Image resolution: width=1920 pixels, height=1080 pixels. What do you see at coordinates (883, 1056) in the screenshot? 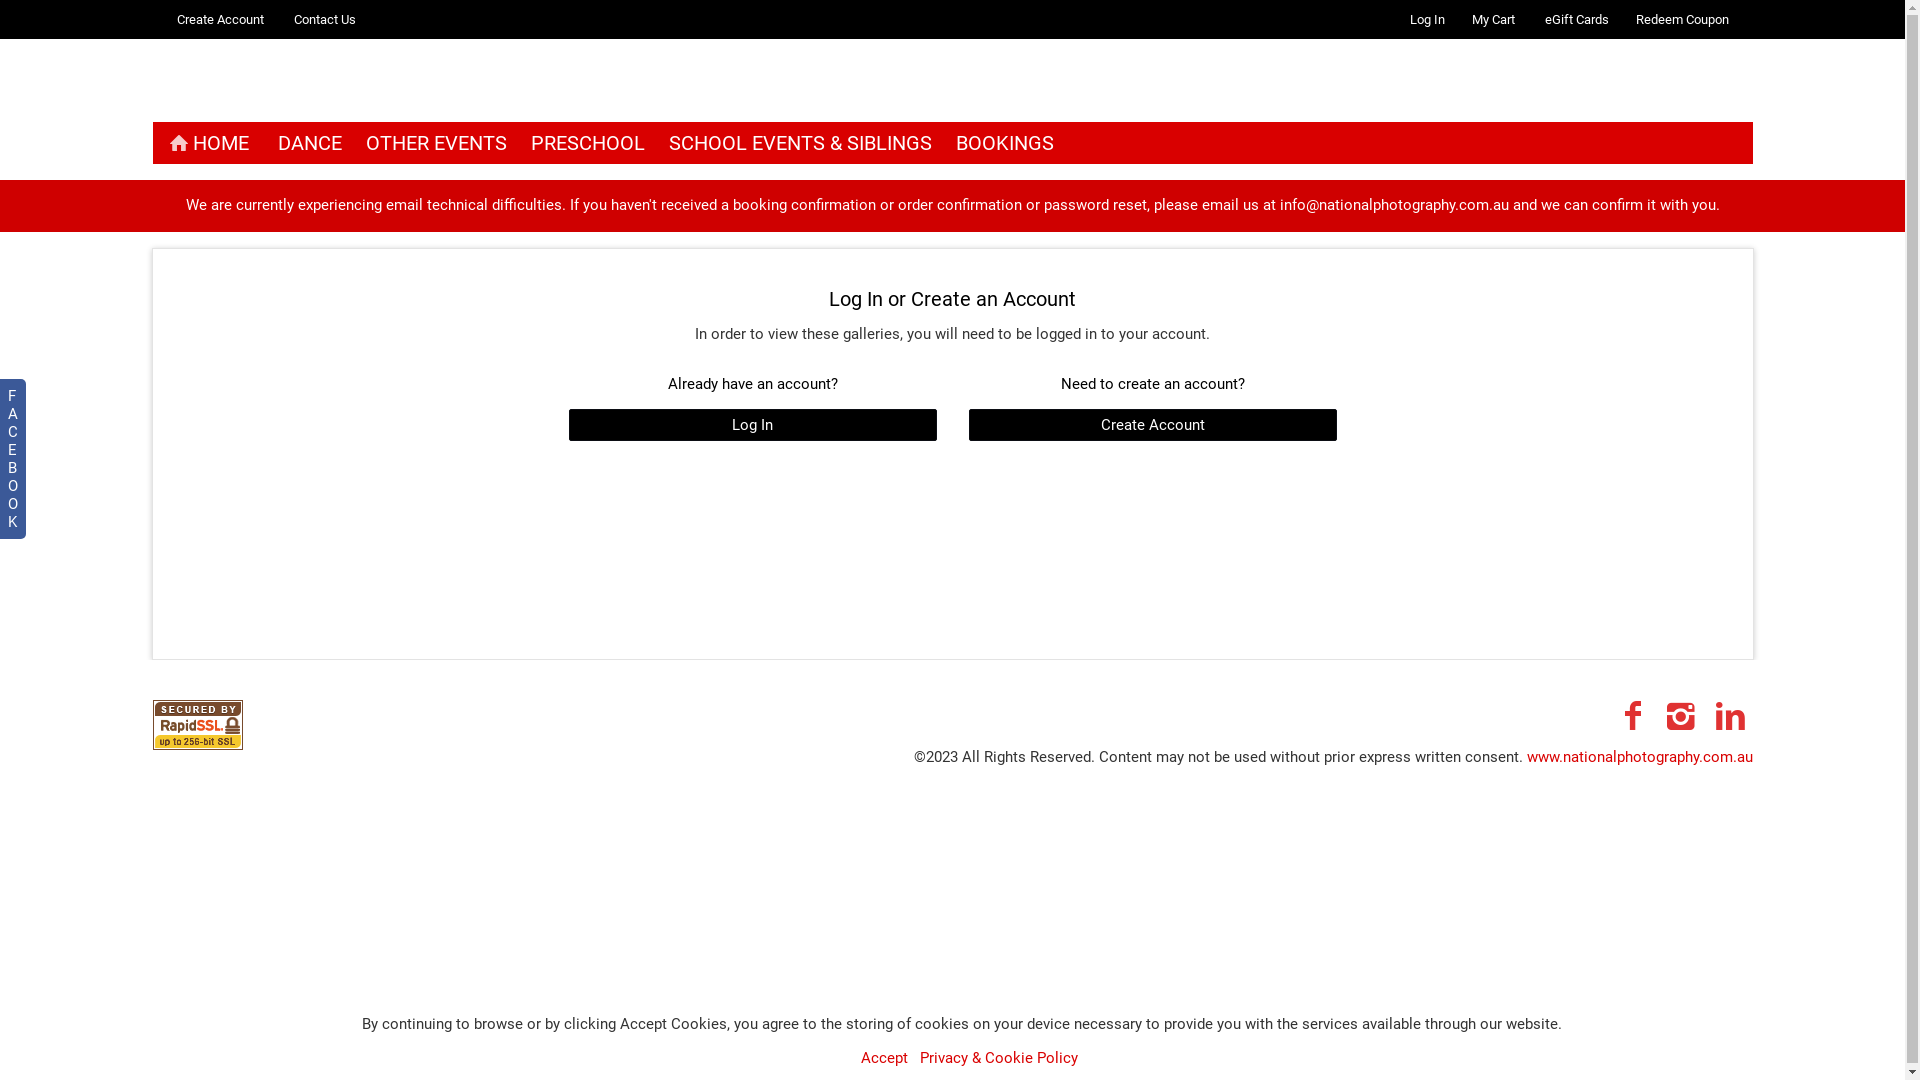
I see `'Accept'` at bounding box center [883, 1056].